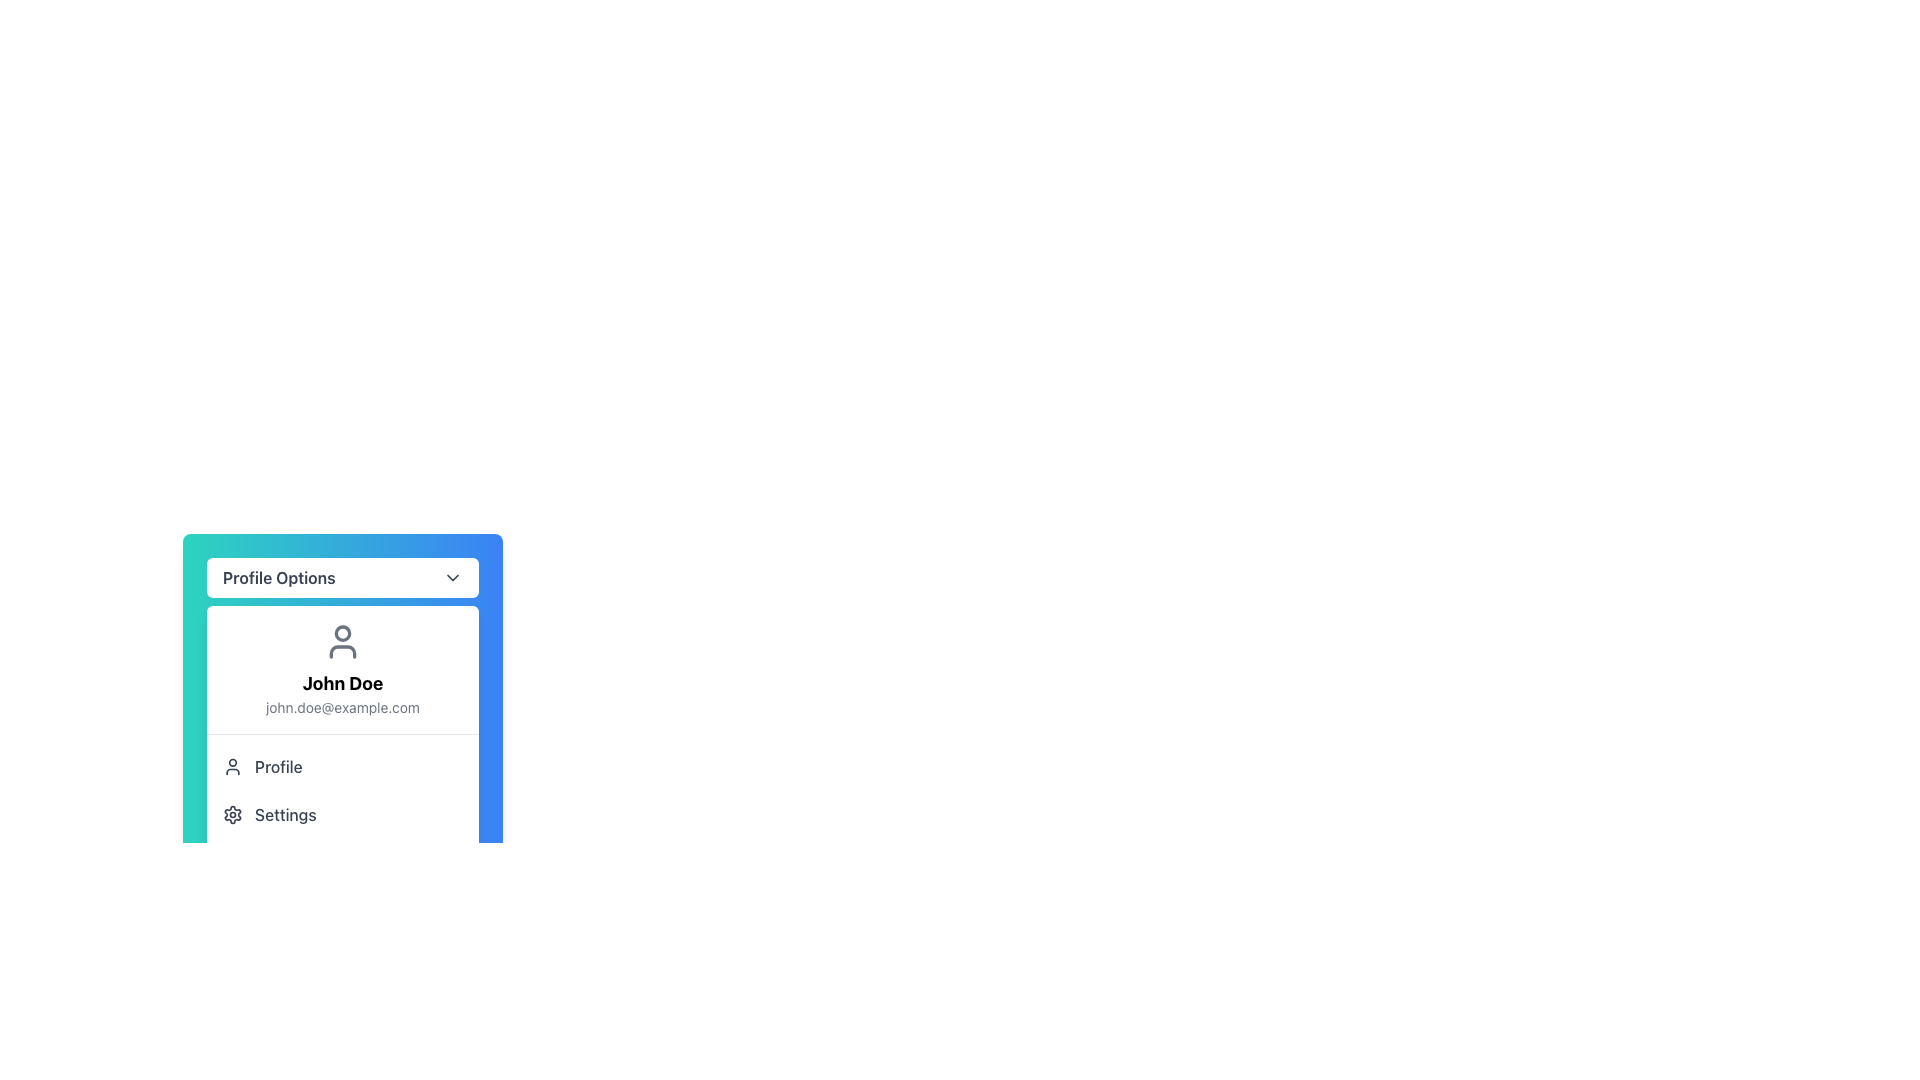  Describe the element at coordinates (342, 682) in the screenshot. I see `the prominent Static Text element displaying the name 'John Doe', which is located above the smaller gray email text in the profile card layout` at that location.